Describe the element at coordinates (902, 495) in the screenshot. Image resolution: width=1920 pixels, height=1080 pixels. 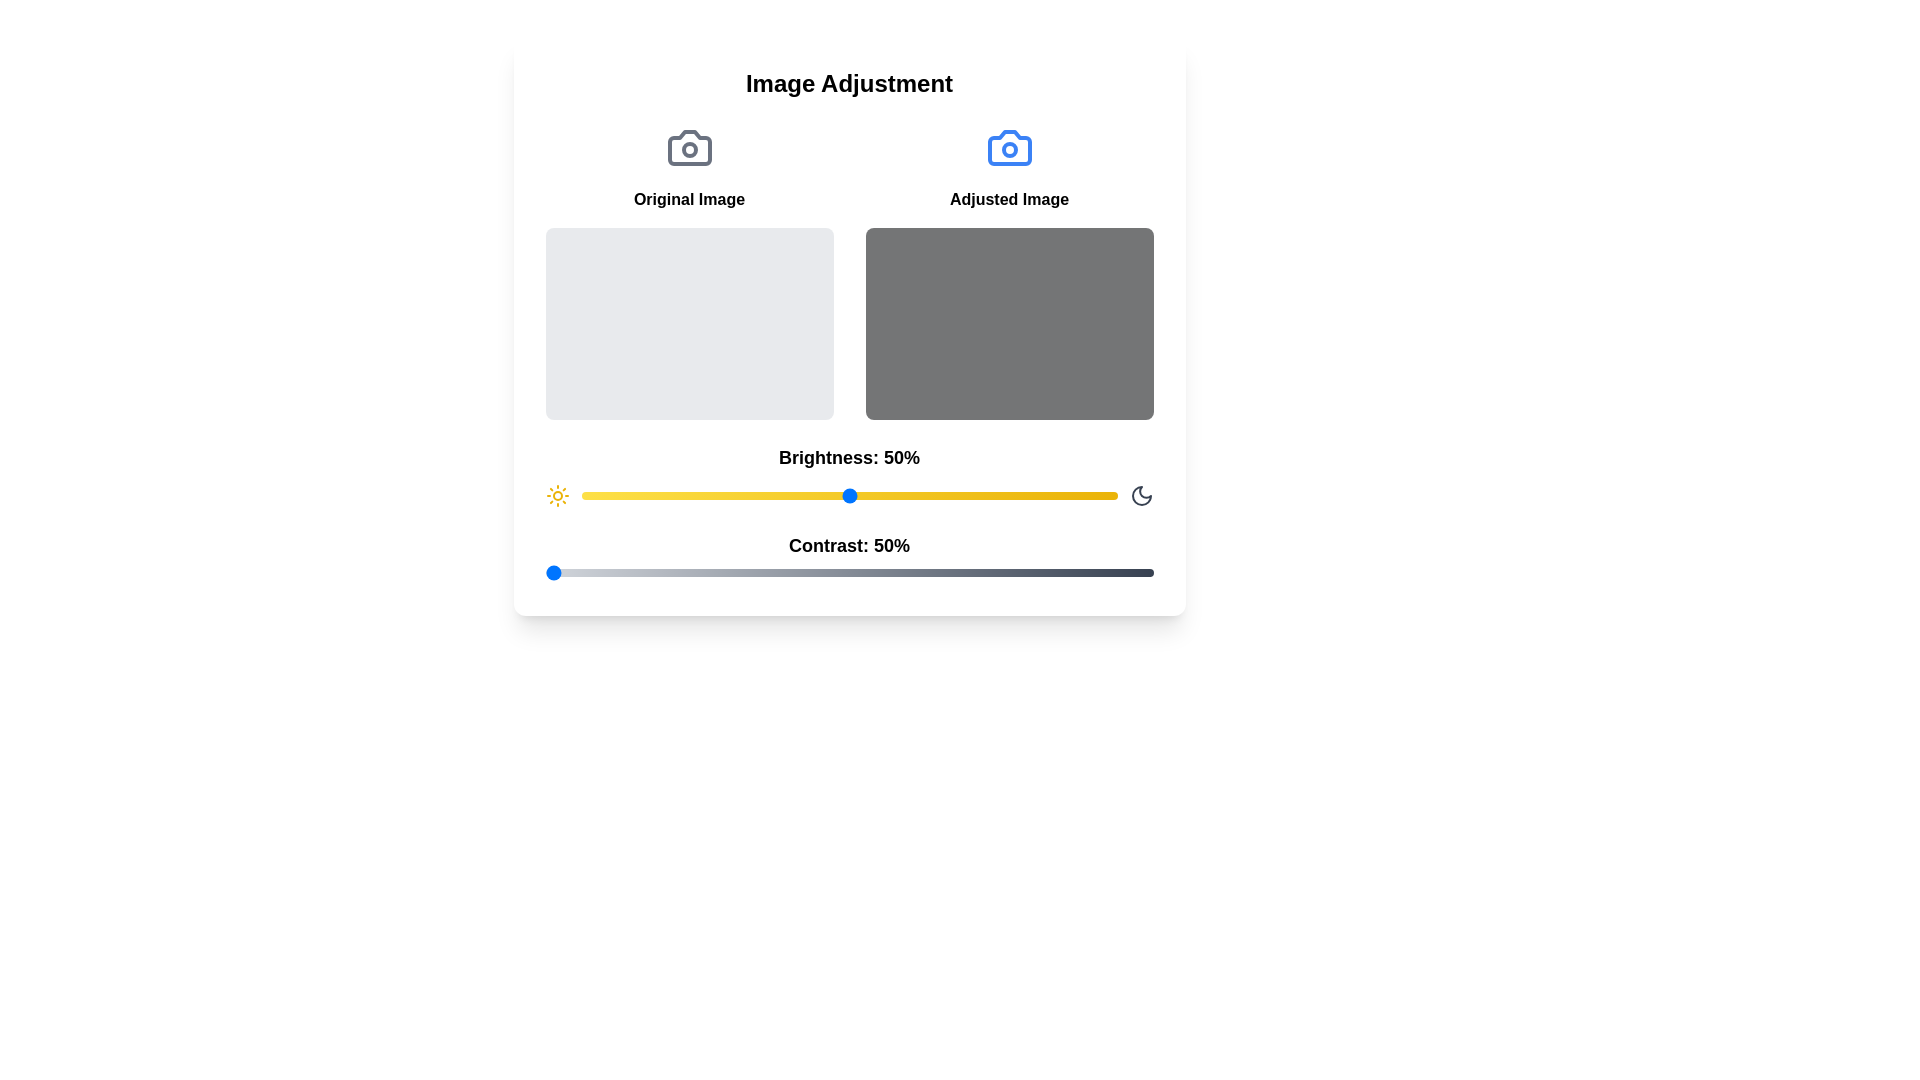
I see `brightness` at that location.